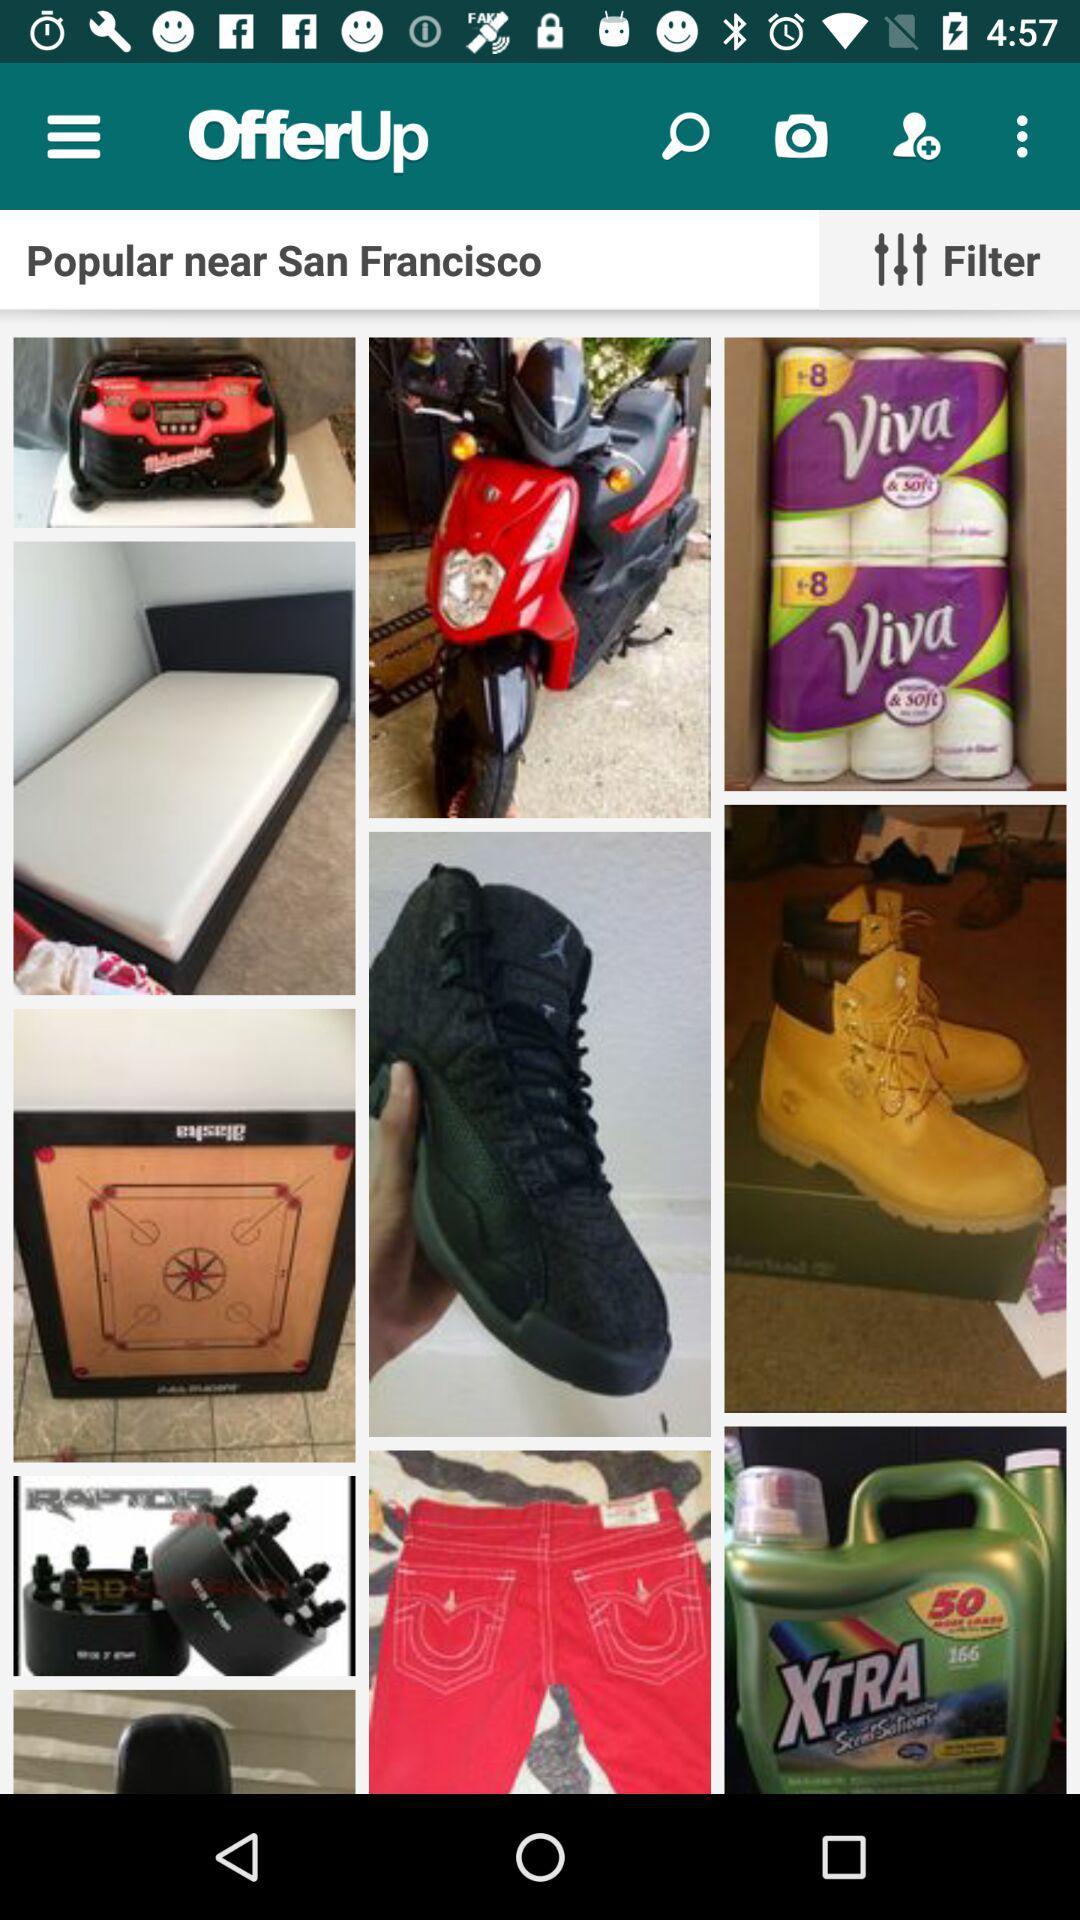  Describe the element at coordinates (894, 1610) in the screenshot. I see `the image of third column third image` at that location.